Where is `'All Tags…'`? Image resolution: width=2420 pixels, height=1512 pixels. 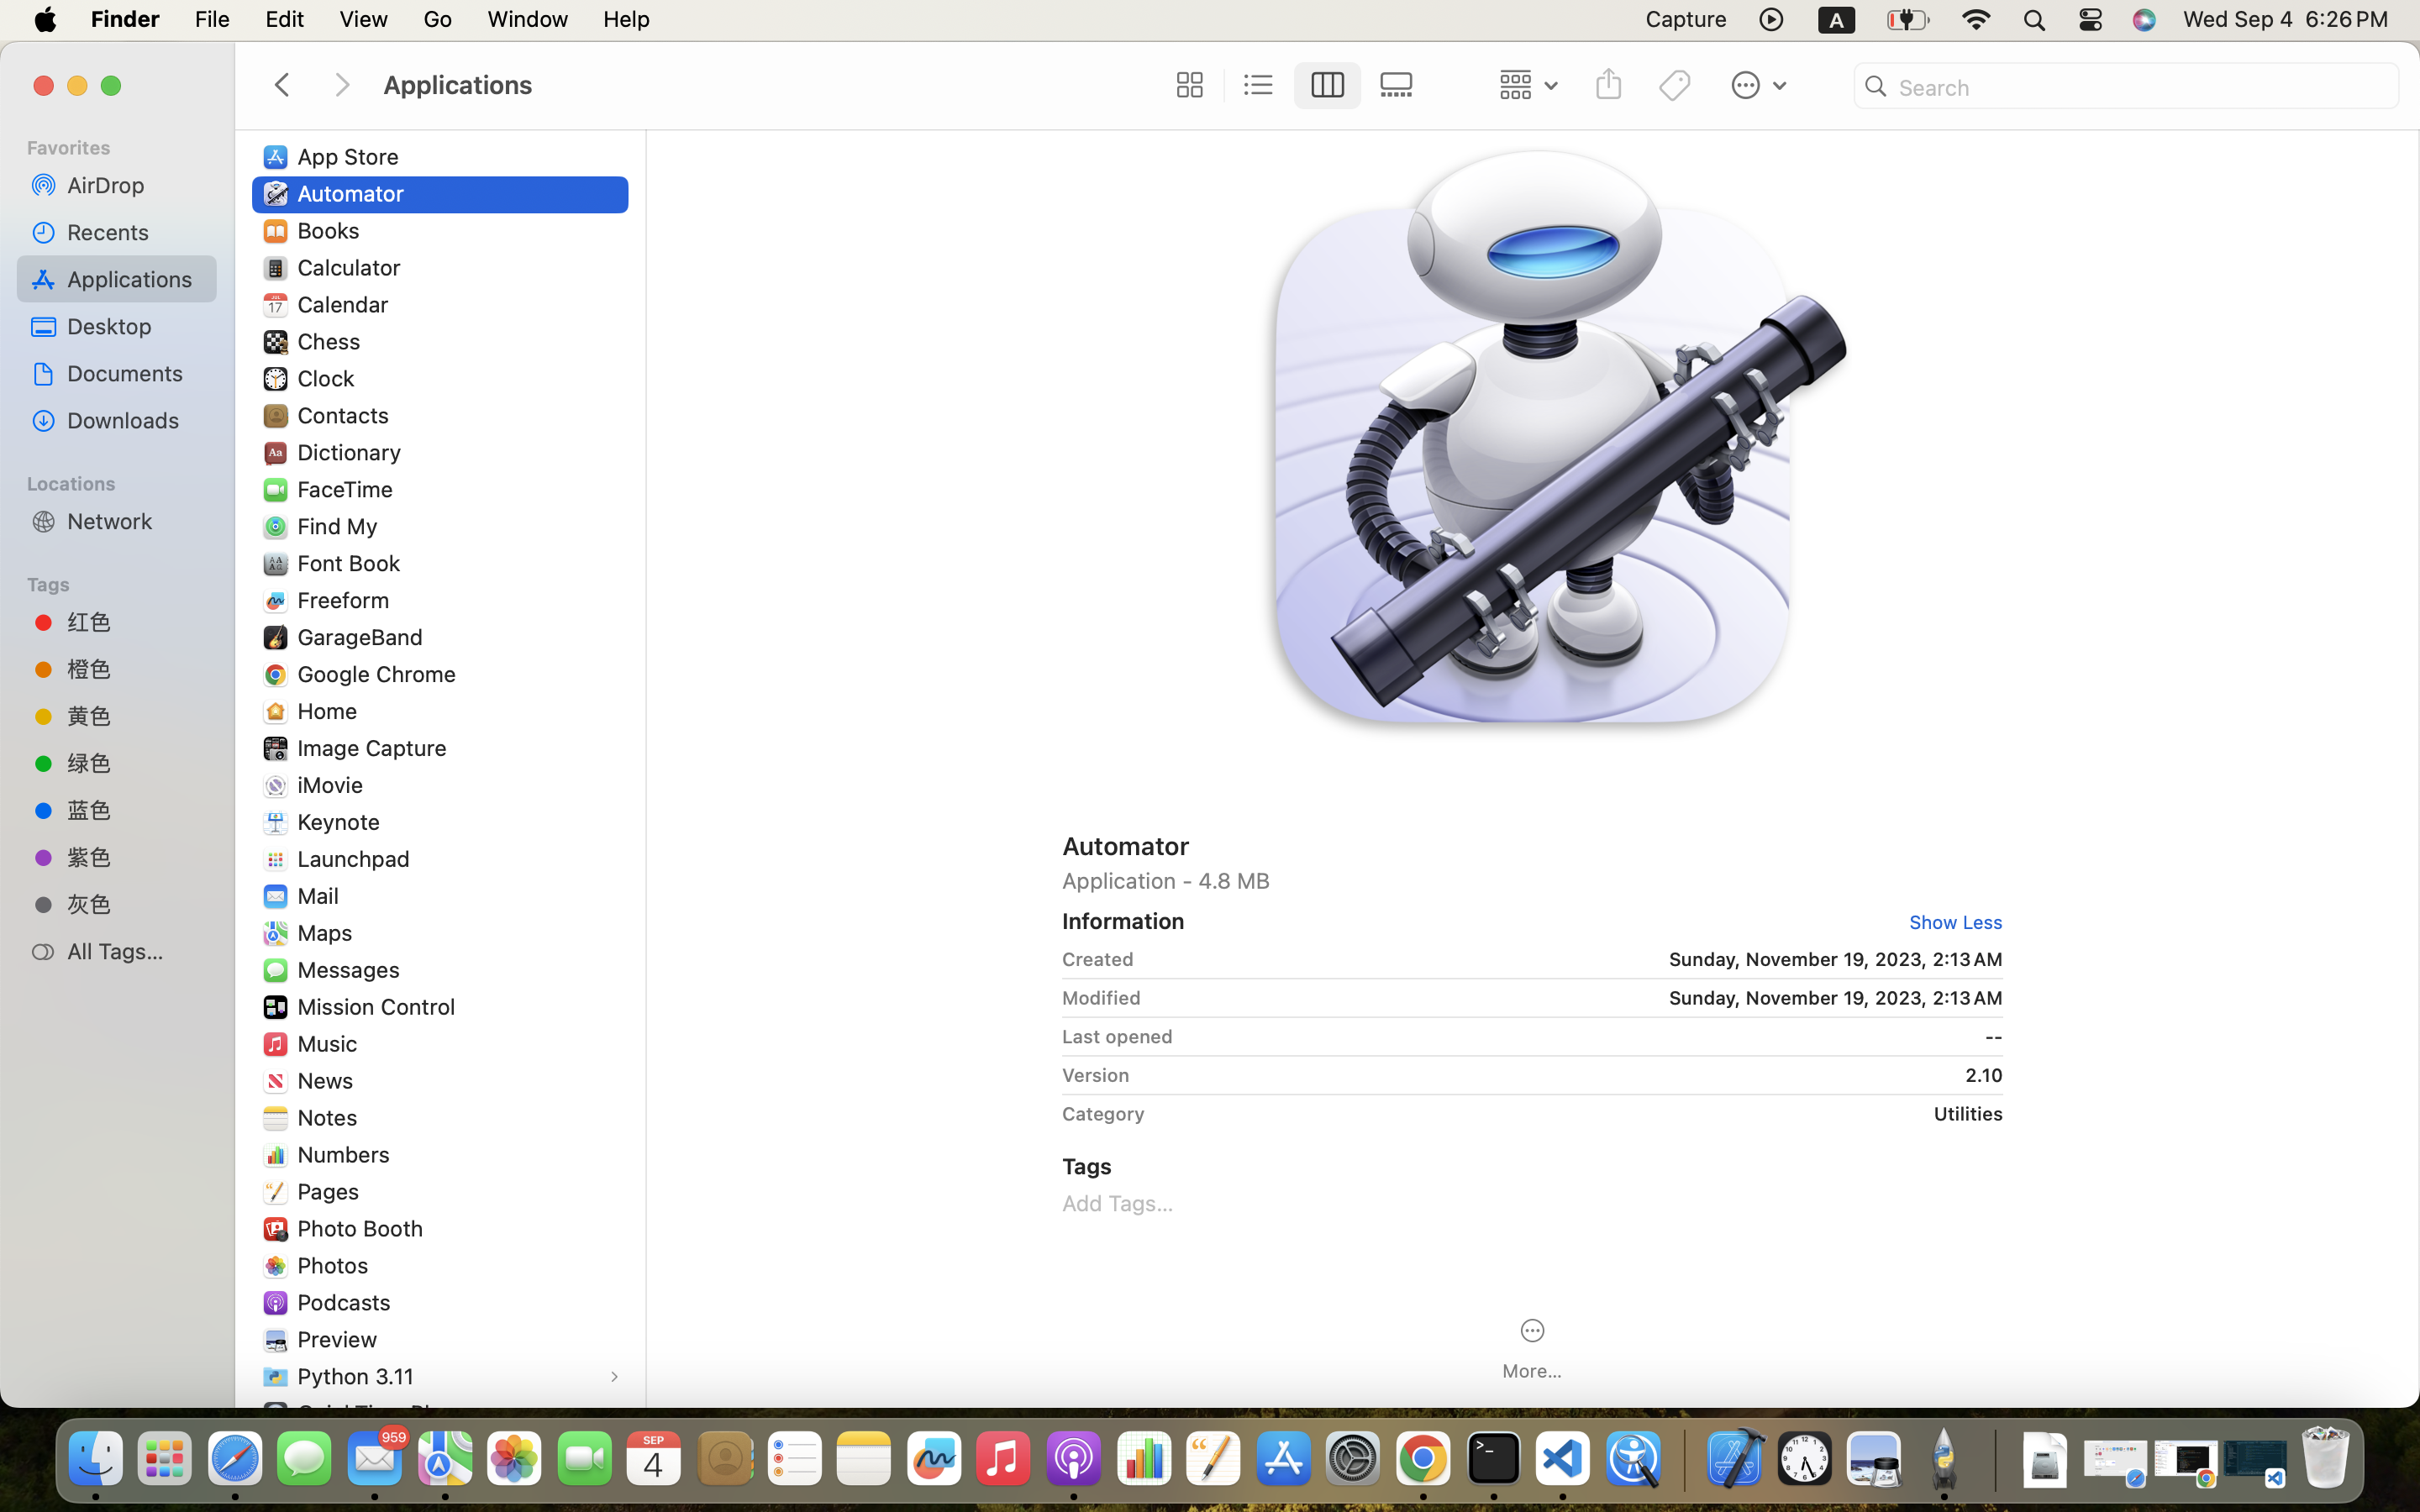 'All Tags…' is located at coordinates (134, 949).